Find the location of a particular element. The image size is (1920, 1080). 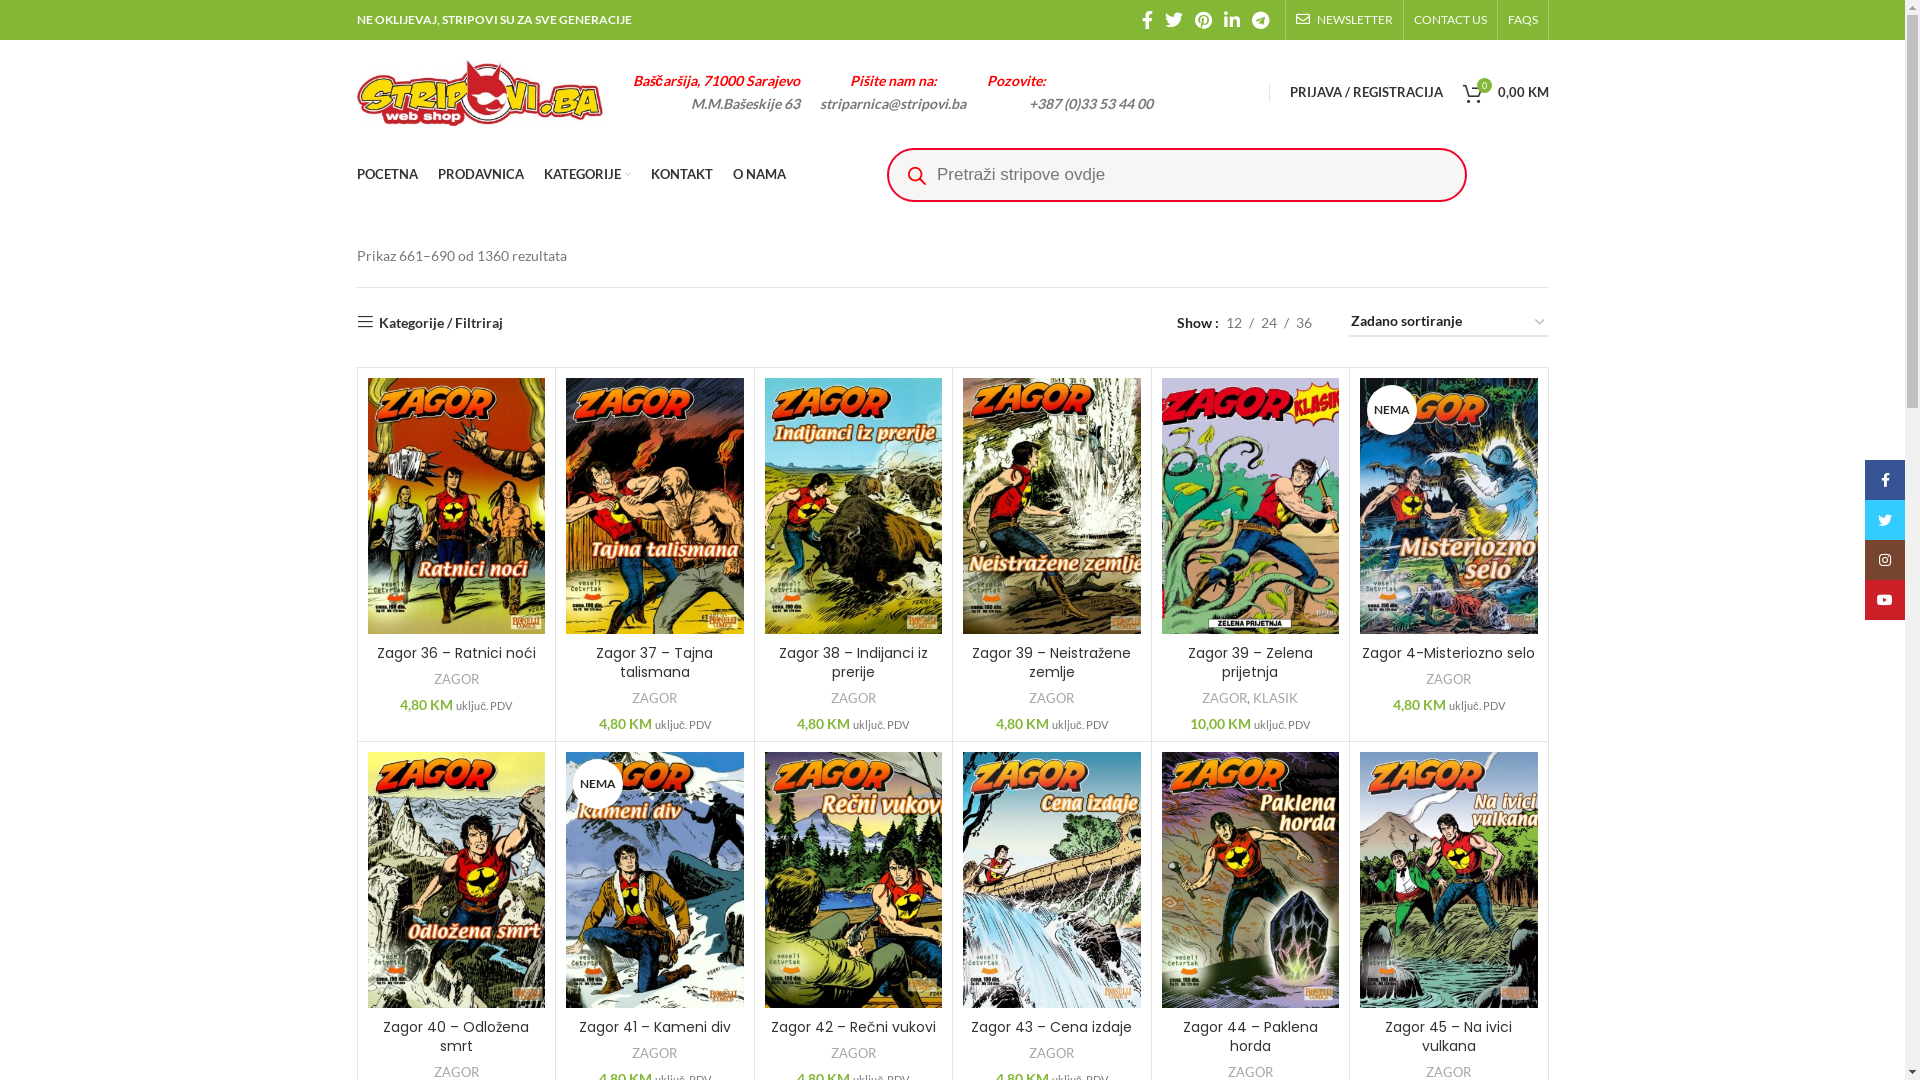

'O NAMA' is located at coordinates (757, 173).